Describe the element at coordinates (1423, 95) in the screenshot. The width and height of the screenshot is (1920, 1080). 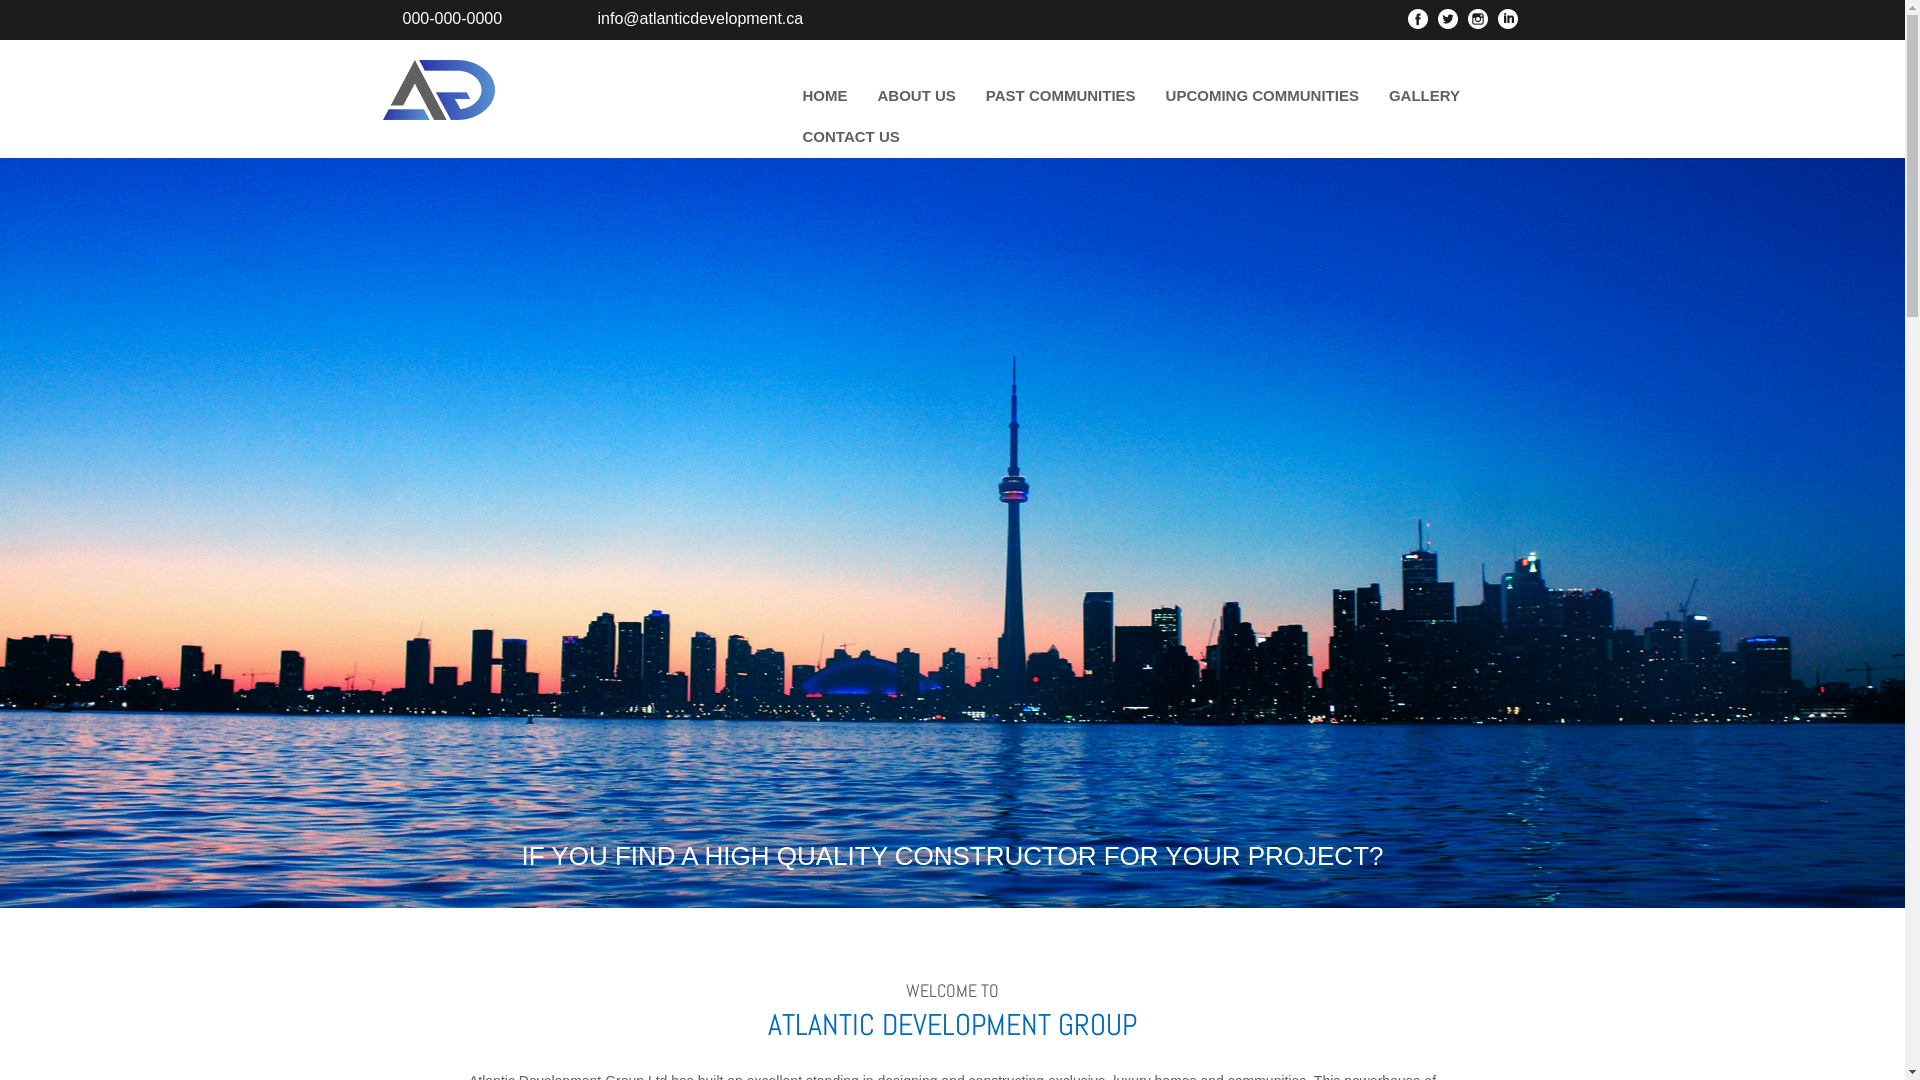
I see `'GALLERY'` at that location.